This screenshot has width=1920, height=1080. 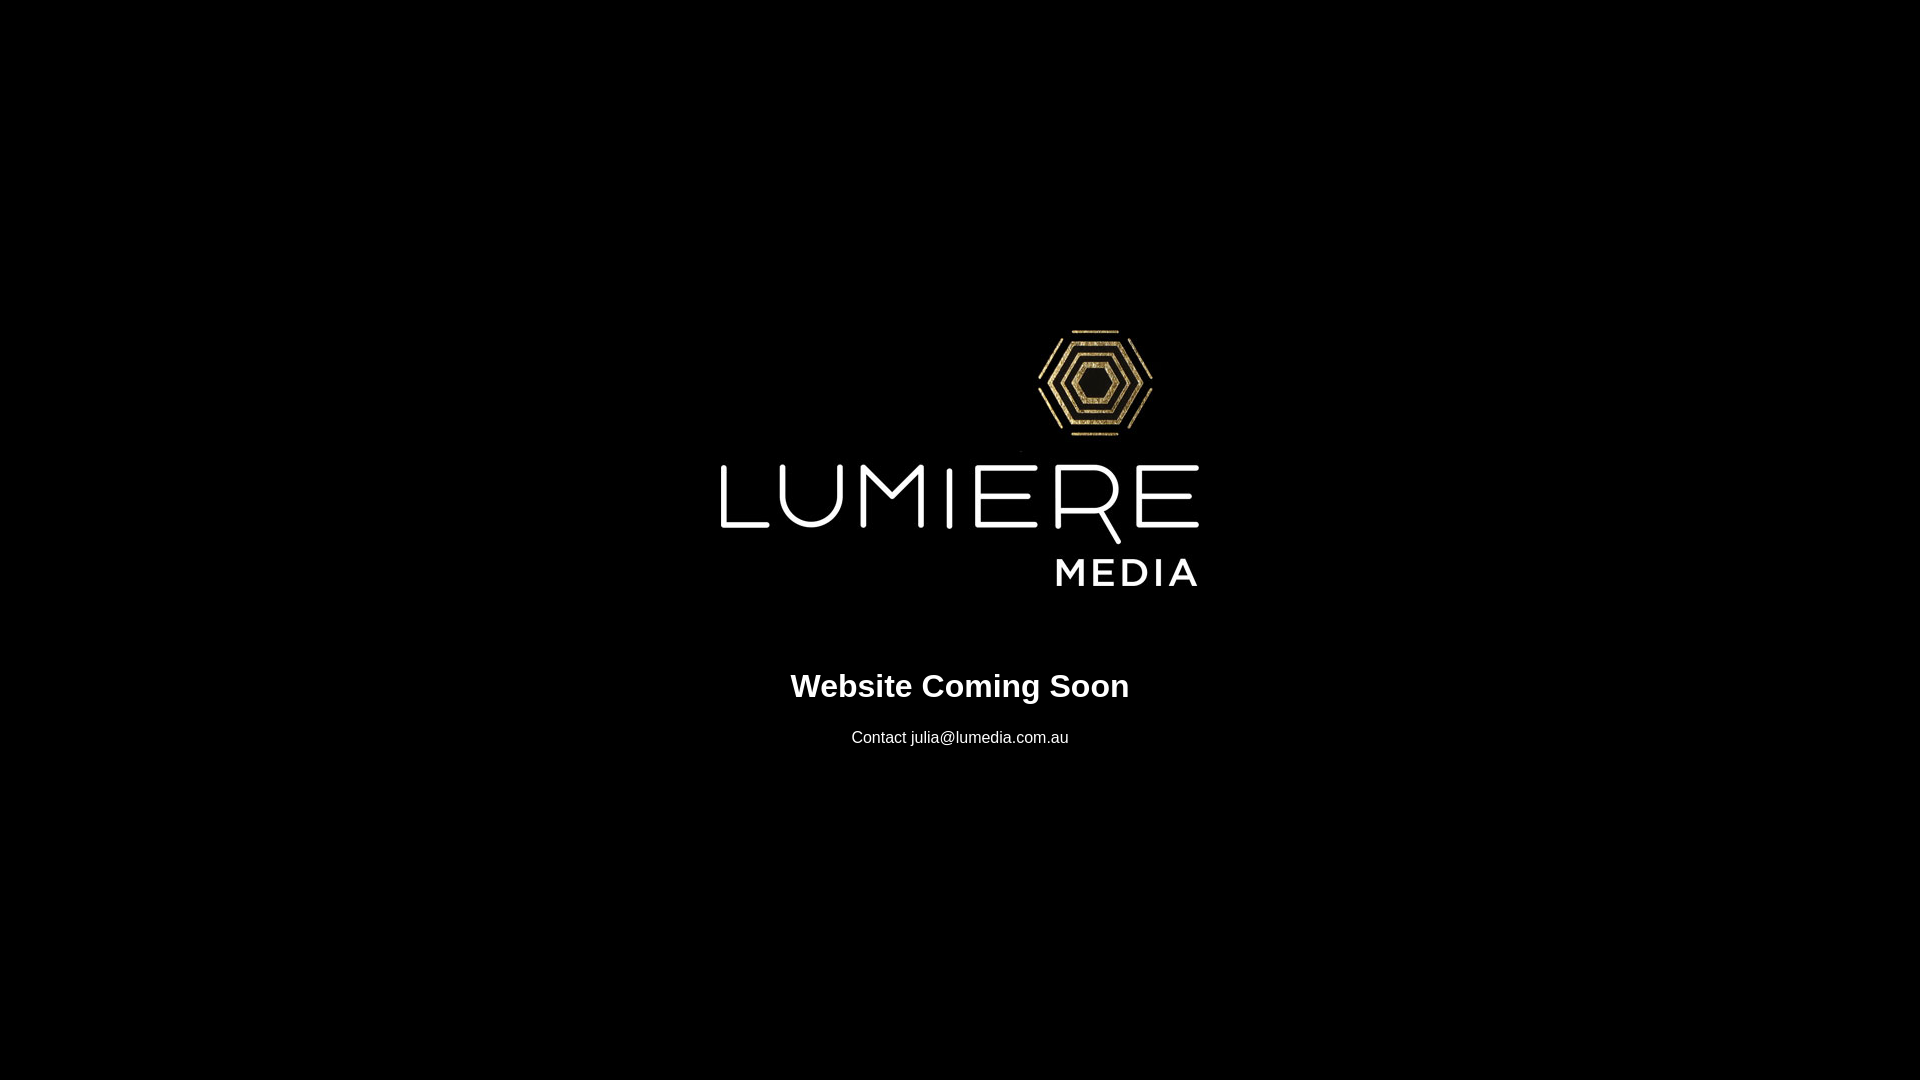 I want to click on 'julia@lumedia.com.au', so click(x=989, y=737).